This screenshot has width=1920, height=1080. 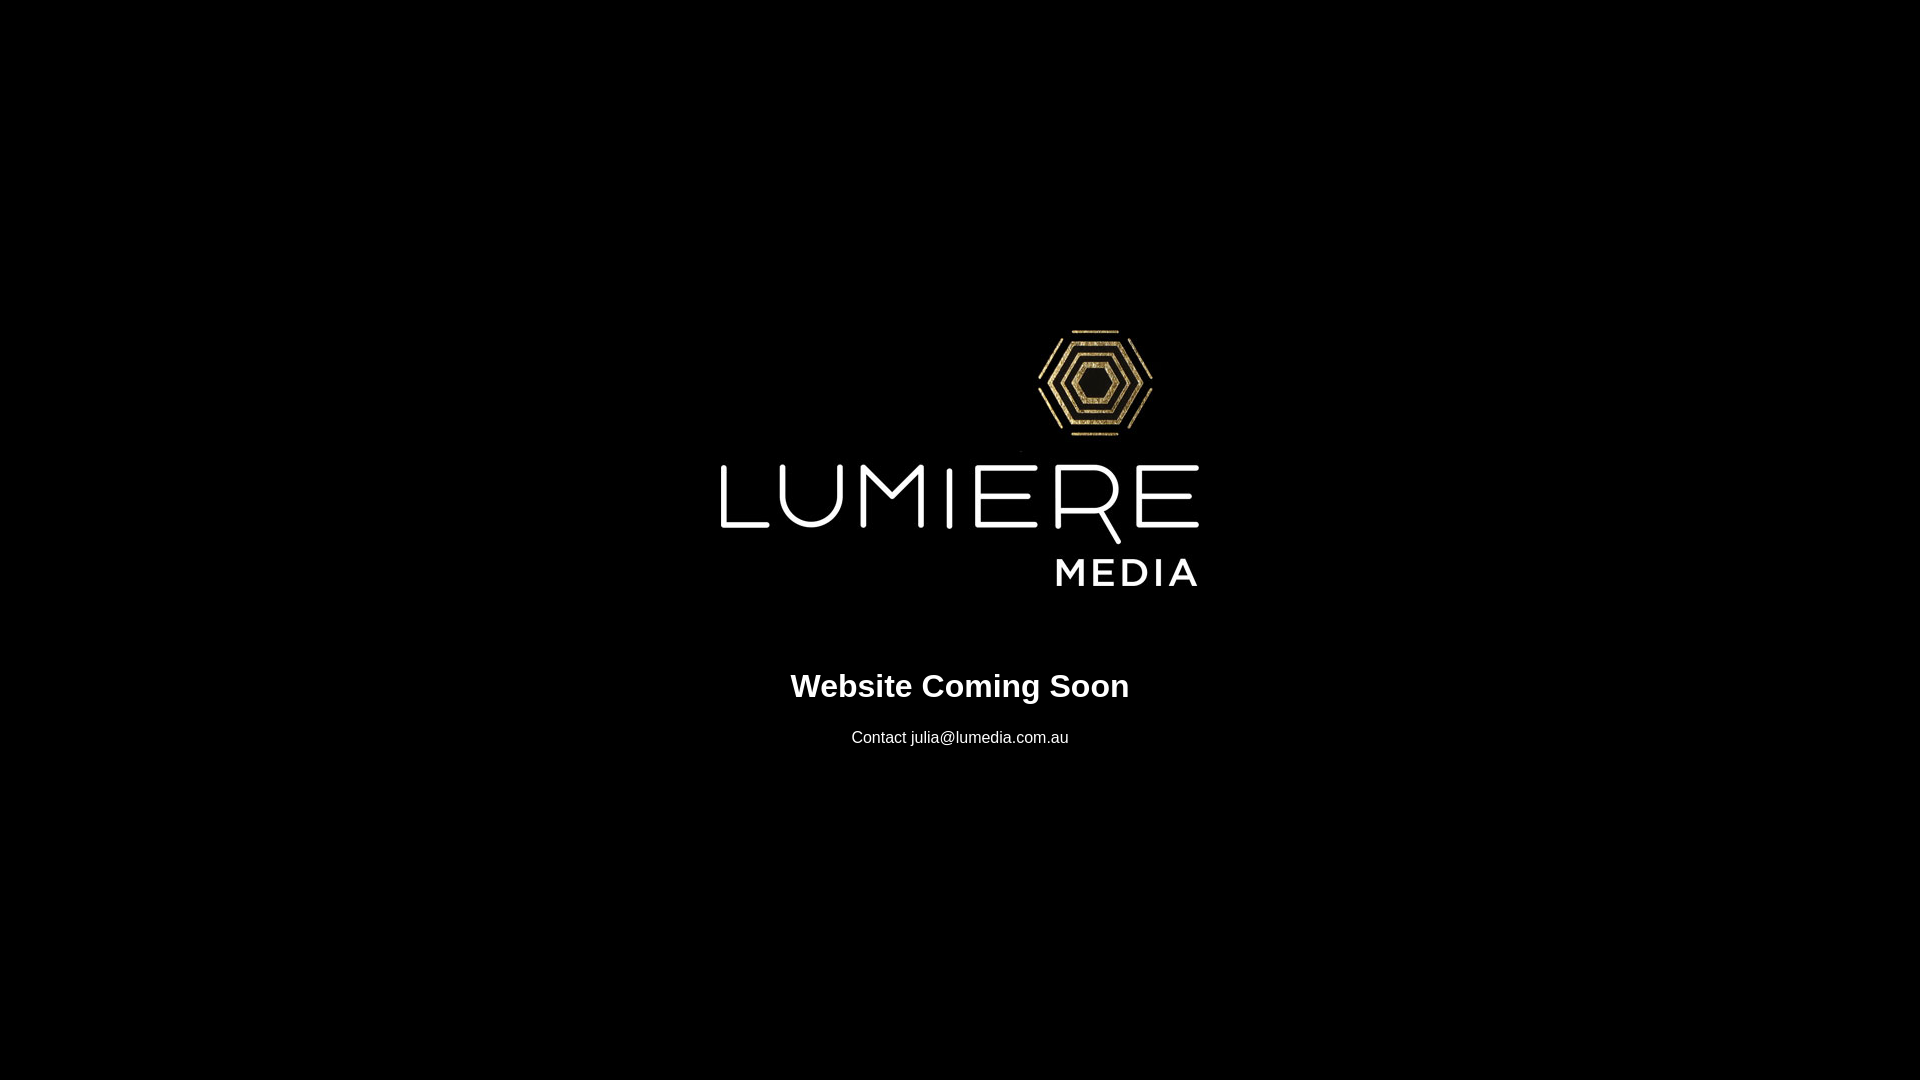 I want to click on 'julia@lumedia.com.au', so click(x=989, y=737).